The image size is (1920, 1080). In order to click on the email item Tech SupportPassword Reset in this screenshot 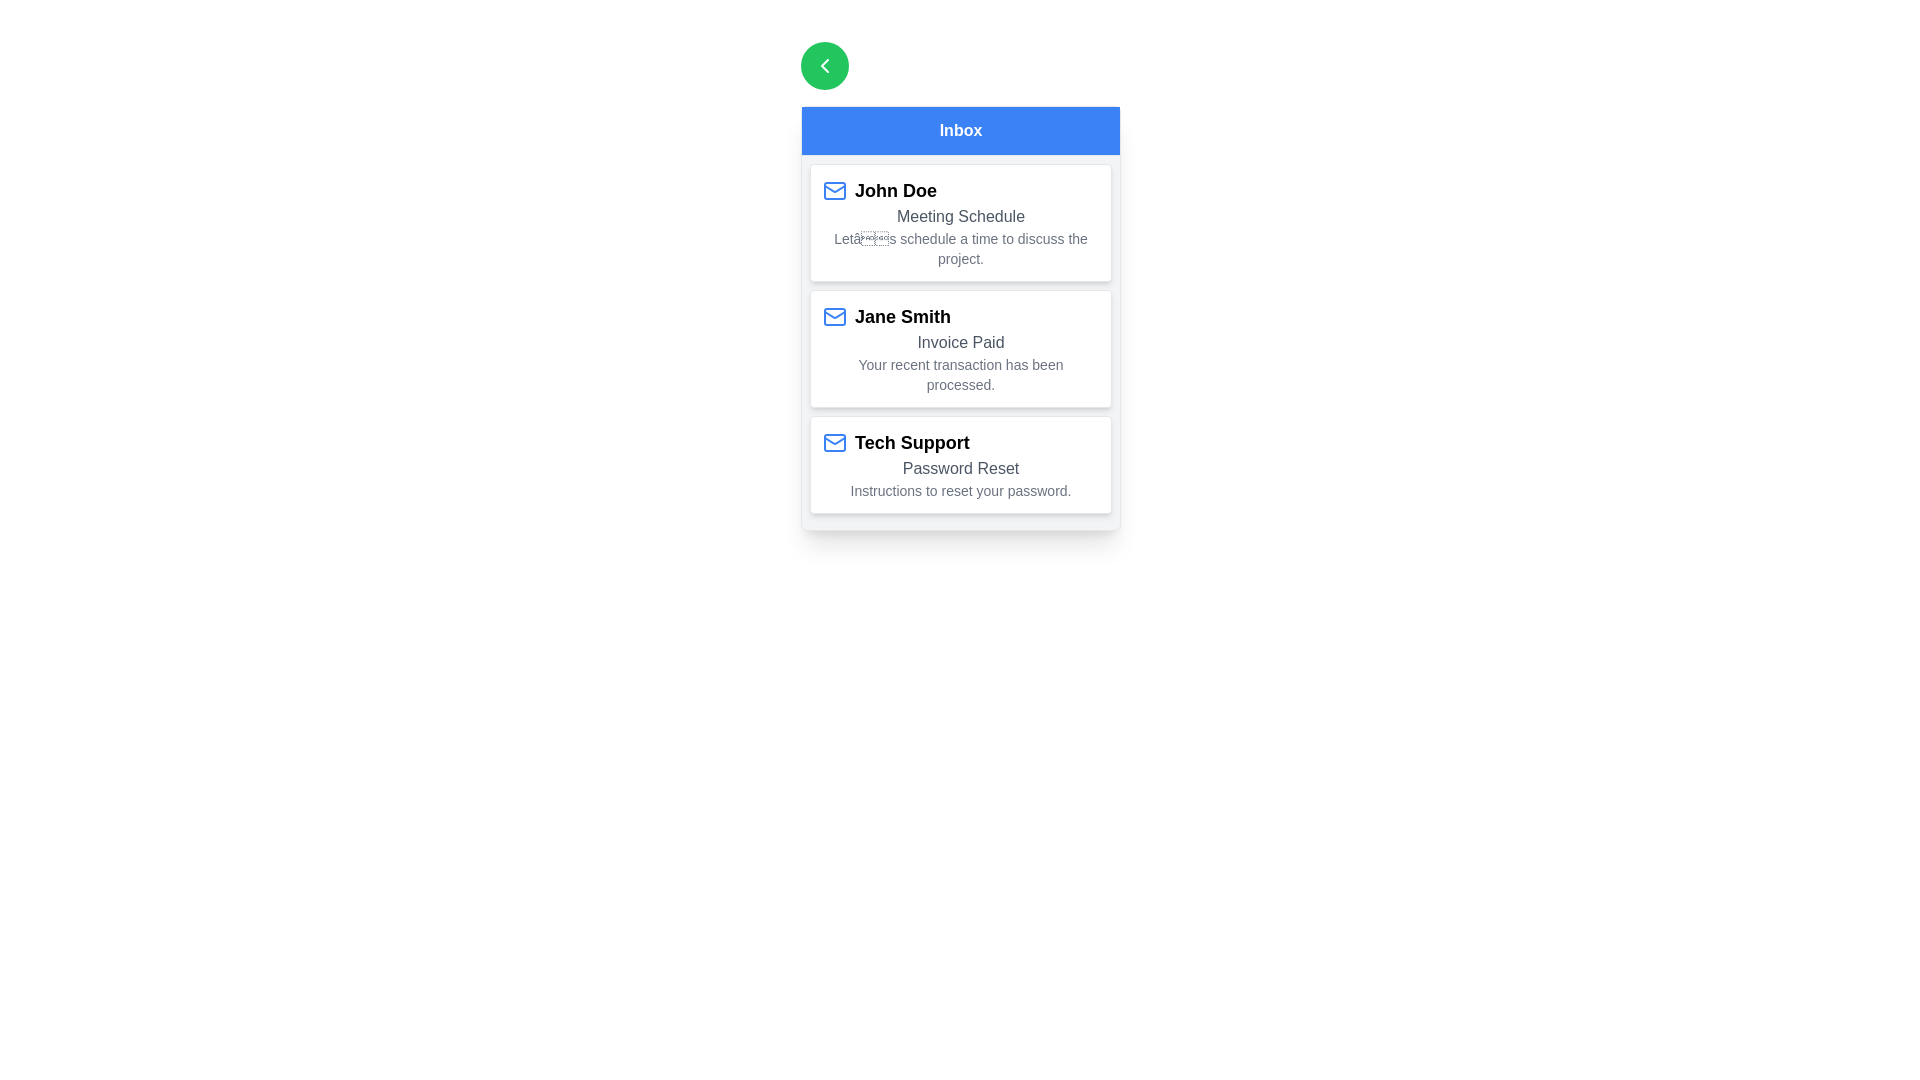, I will do `click(960, 465)`.